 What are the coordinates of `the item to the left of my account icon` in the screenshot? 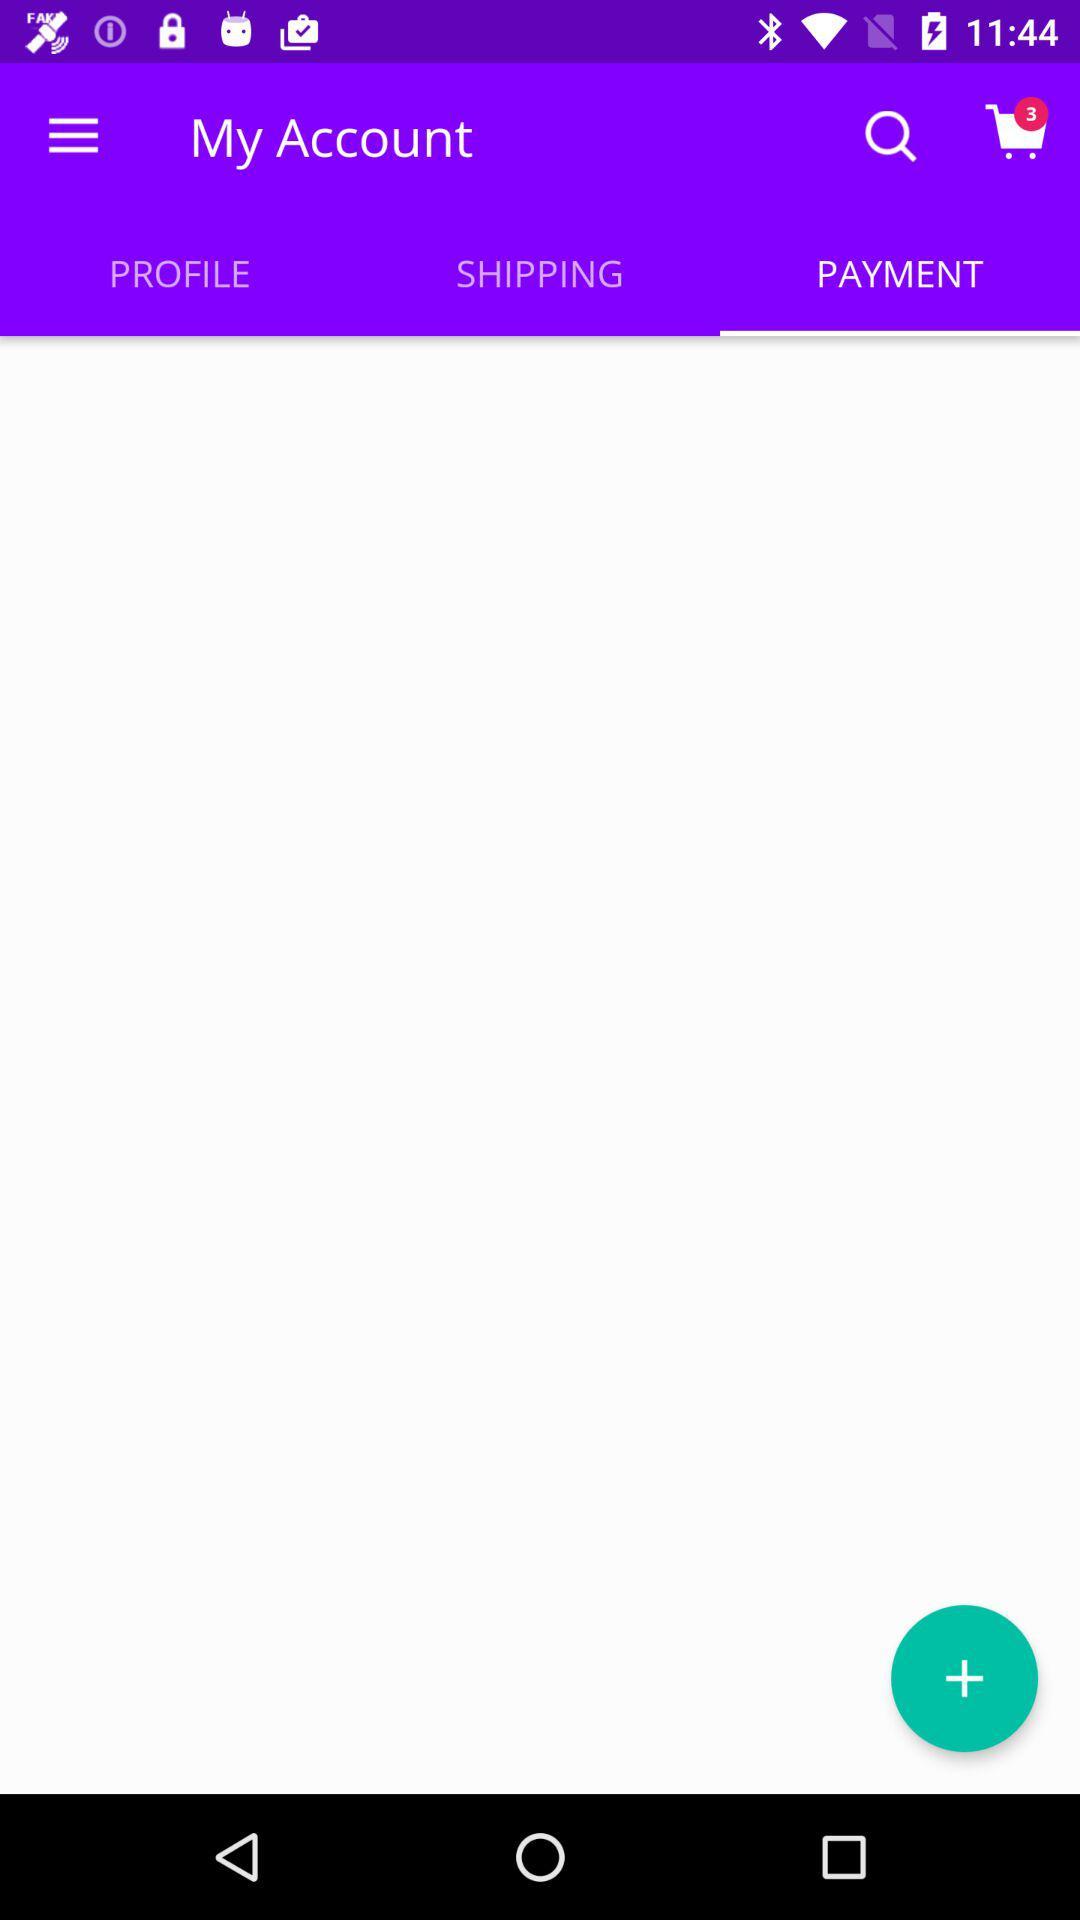 It's located at (72, 135).